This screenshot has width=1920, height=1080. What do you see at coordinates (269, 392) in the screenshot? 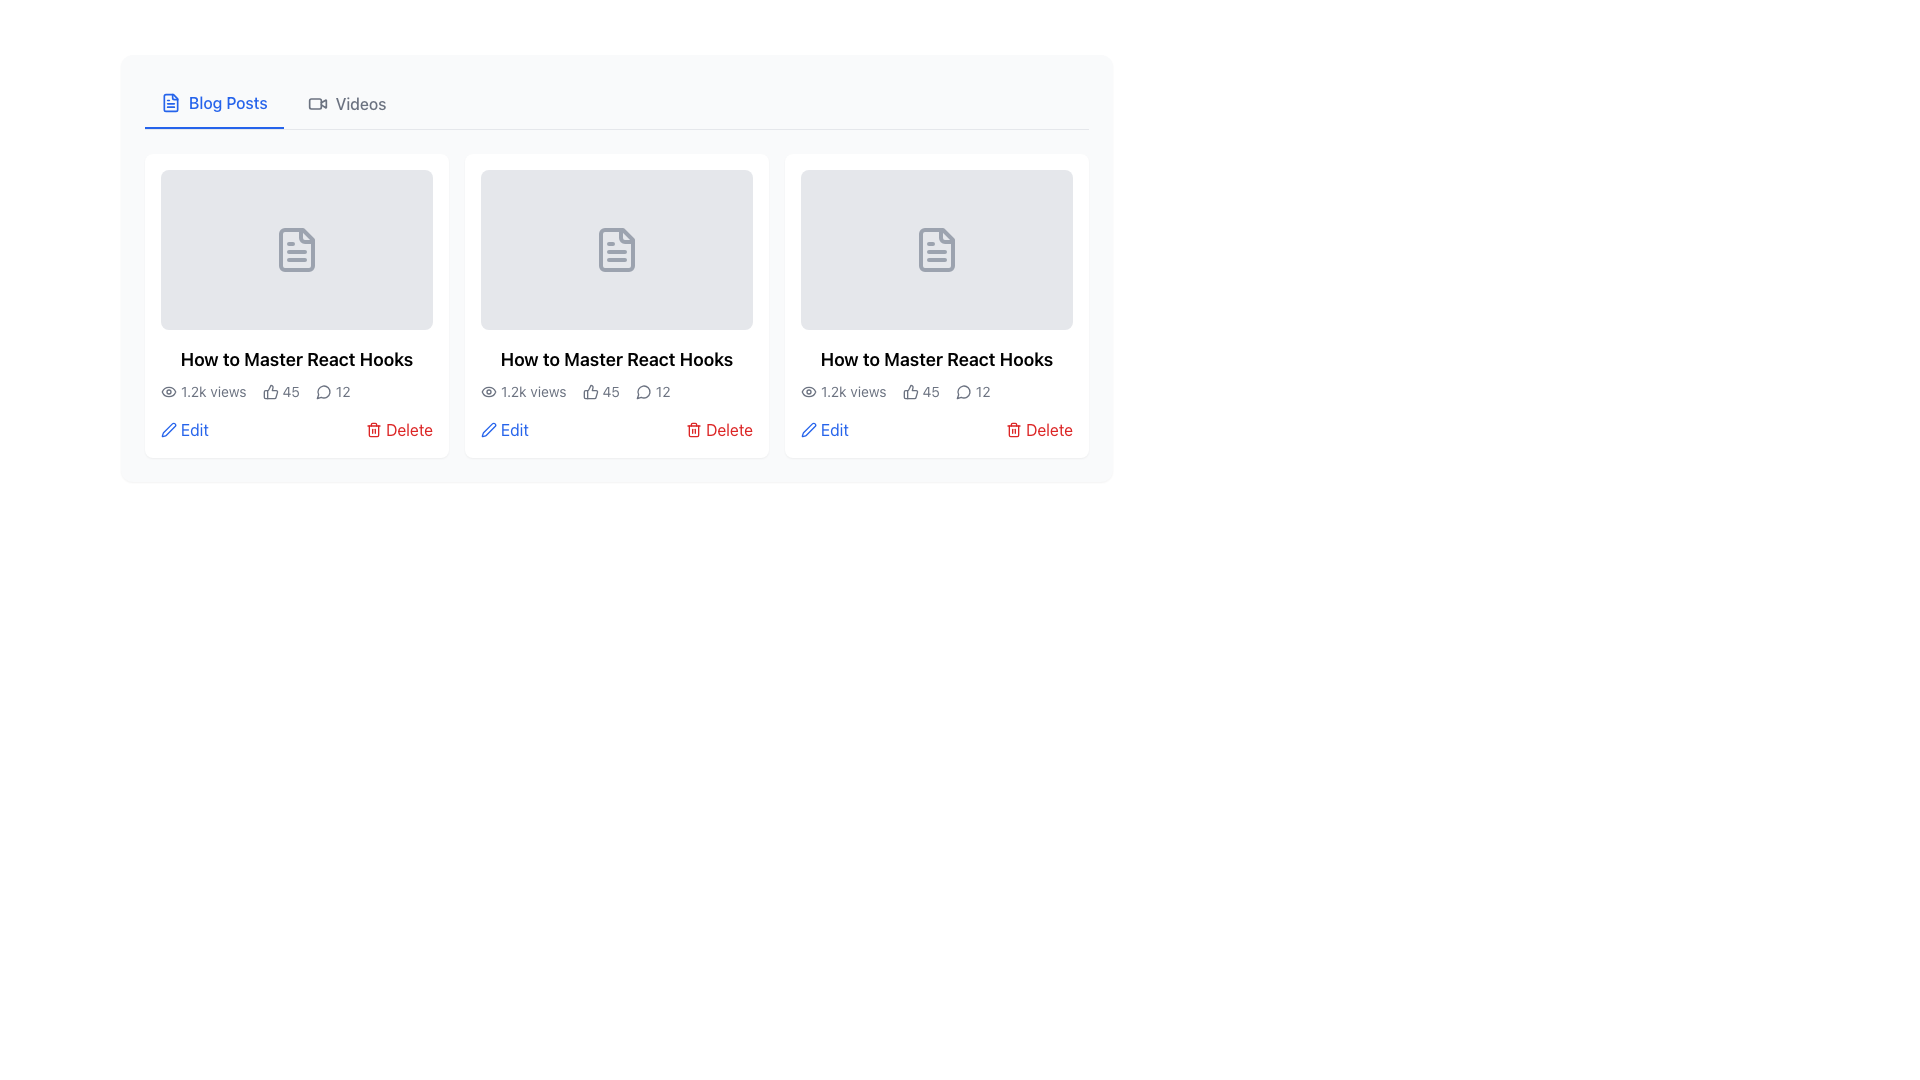
I see `the thumbs-up icon button, which is styled with a black outline and positioned between the 'views' icon and the 'comments' icon in the metadata section below the post title` at bounding box center [269, 392].